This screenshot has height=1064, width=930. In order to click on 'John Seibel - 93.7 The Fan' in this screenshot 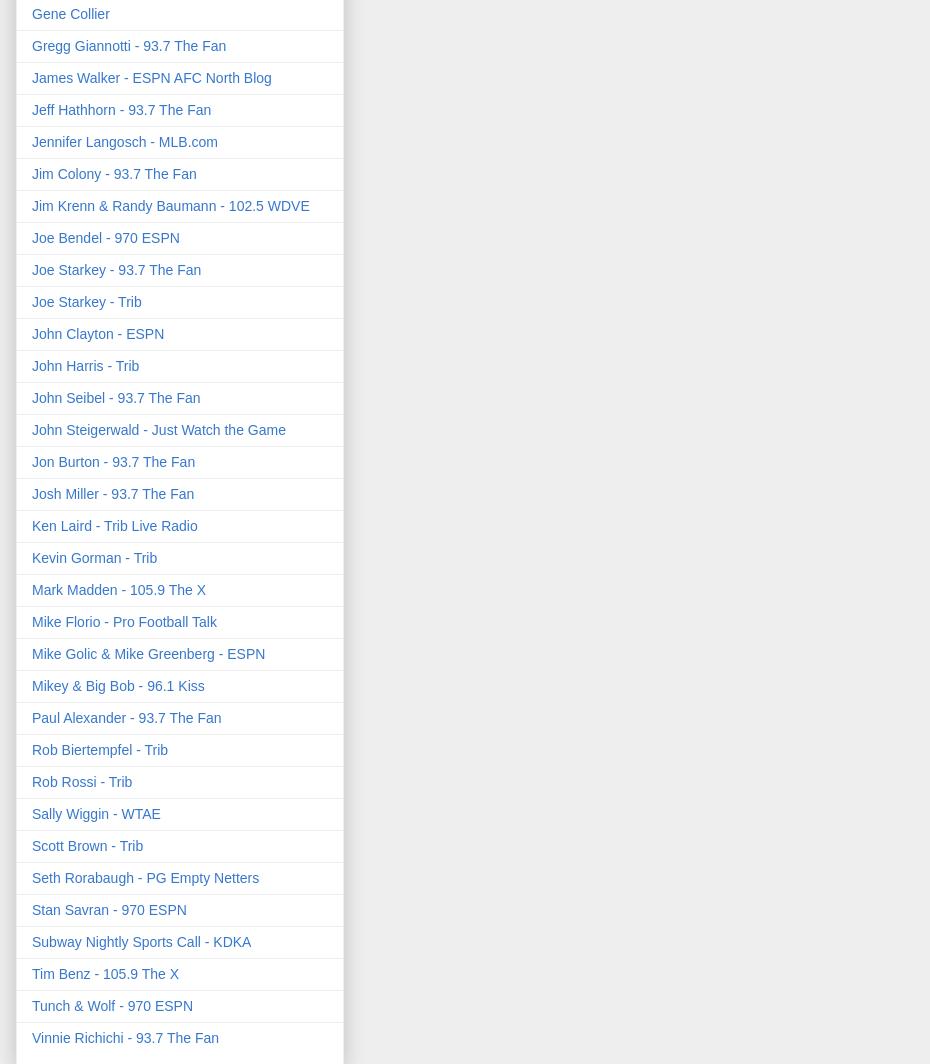, I will do `click(115, 396)`.